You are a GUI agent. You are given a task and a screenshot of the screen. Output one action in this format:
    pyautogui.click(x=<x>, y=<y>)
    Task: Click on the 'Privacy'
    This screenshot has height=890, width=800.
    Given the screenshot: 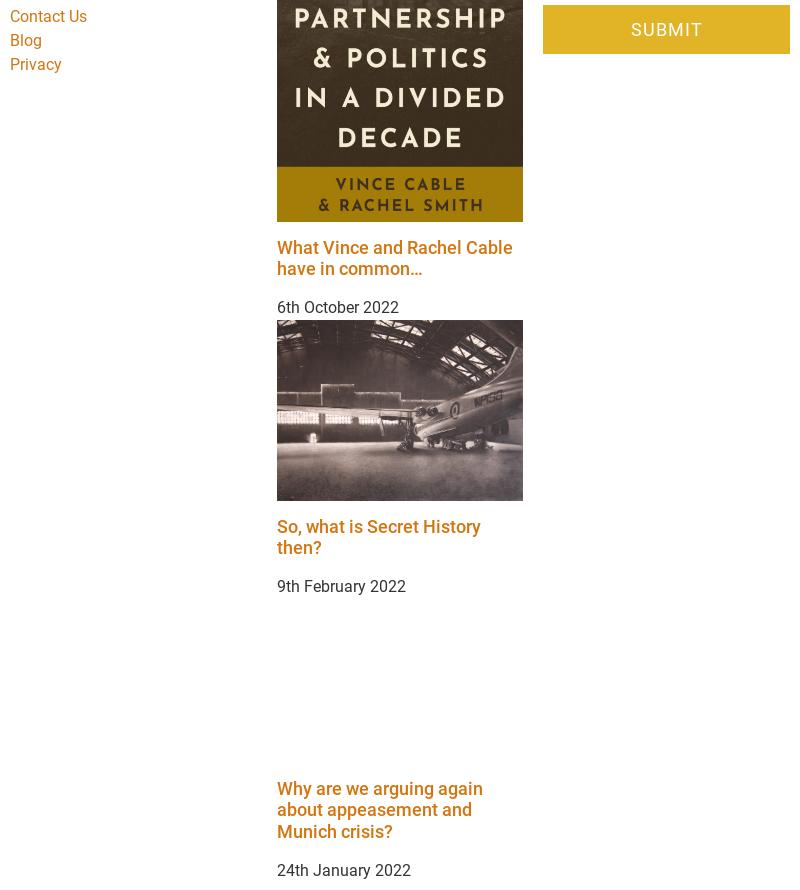 What is the action you would take?
    pyautogui.click(x=10, y=64)
    